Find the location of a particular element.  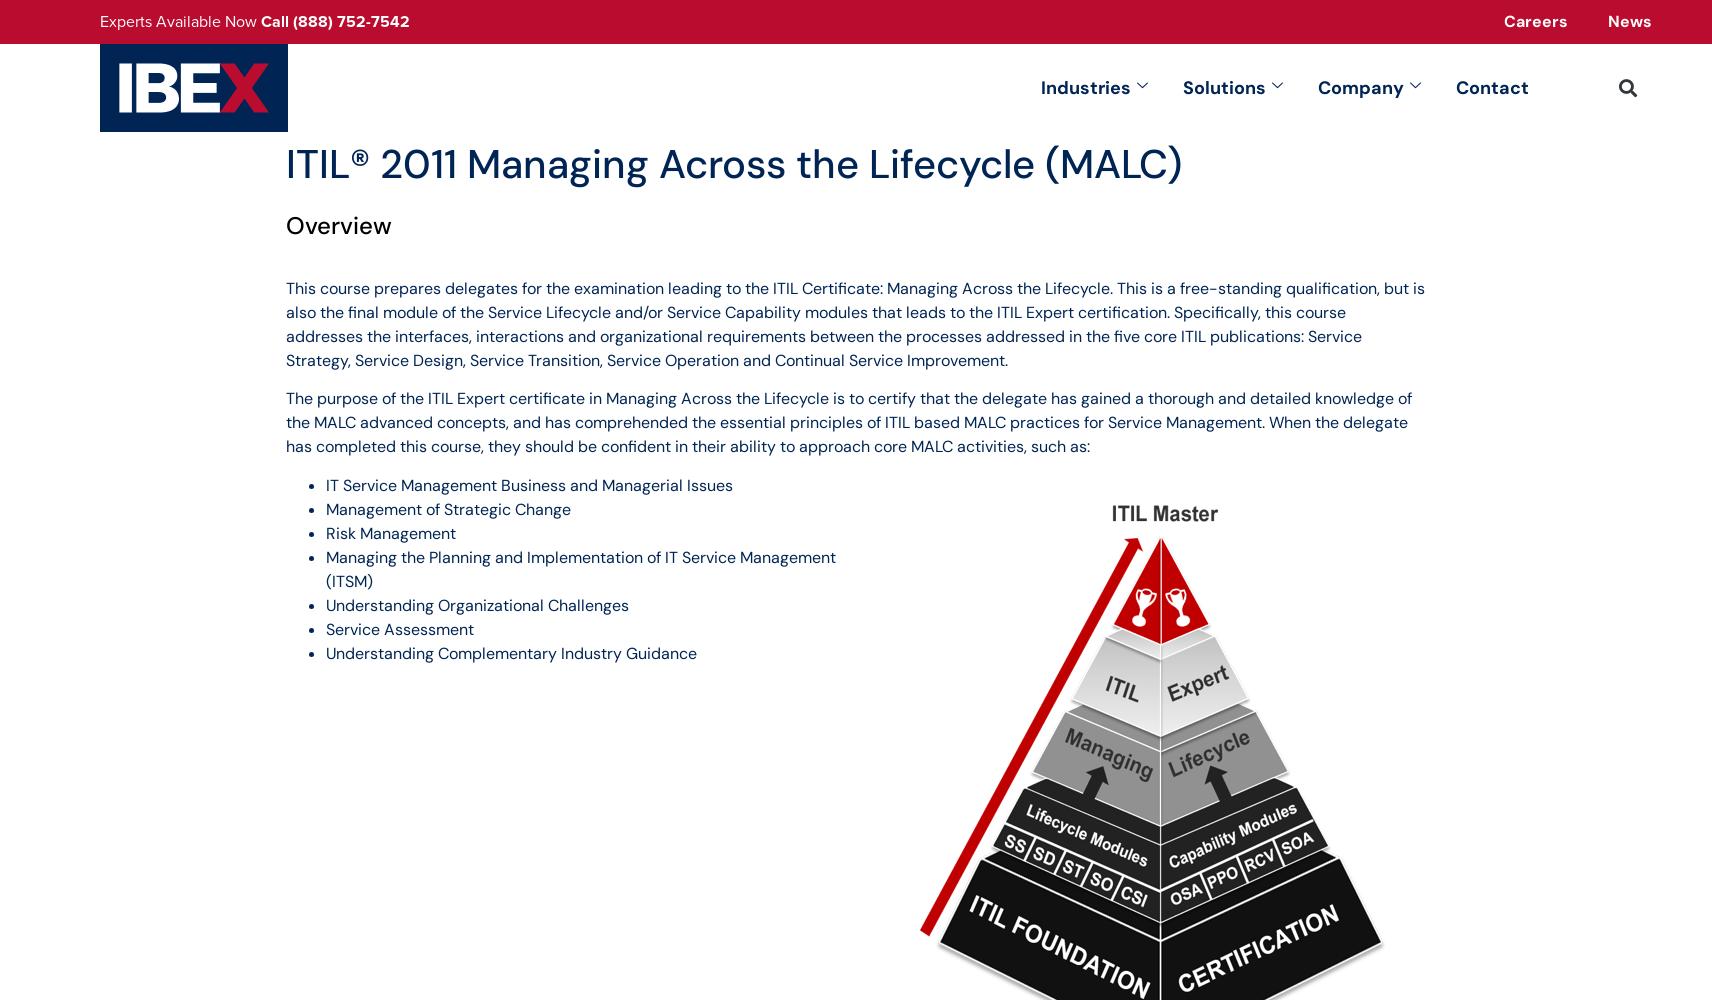

'Understanding Complementary Industry Guidance' is located at coordinates (510, 652).